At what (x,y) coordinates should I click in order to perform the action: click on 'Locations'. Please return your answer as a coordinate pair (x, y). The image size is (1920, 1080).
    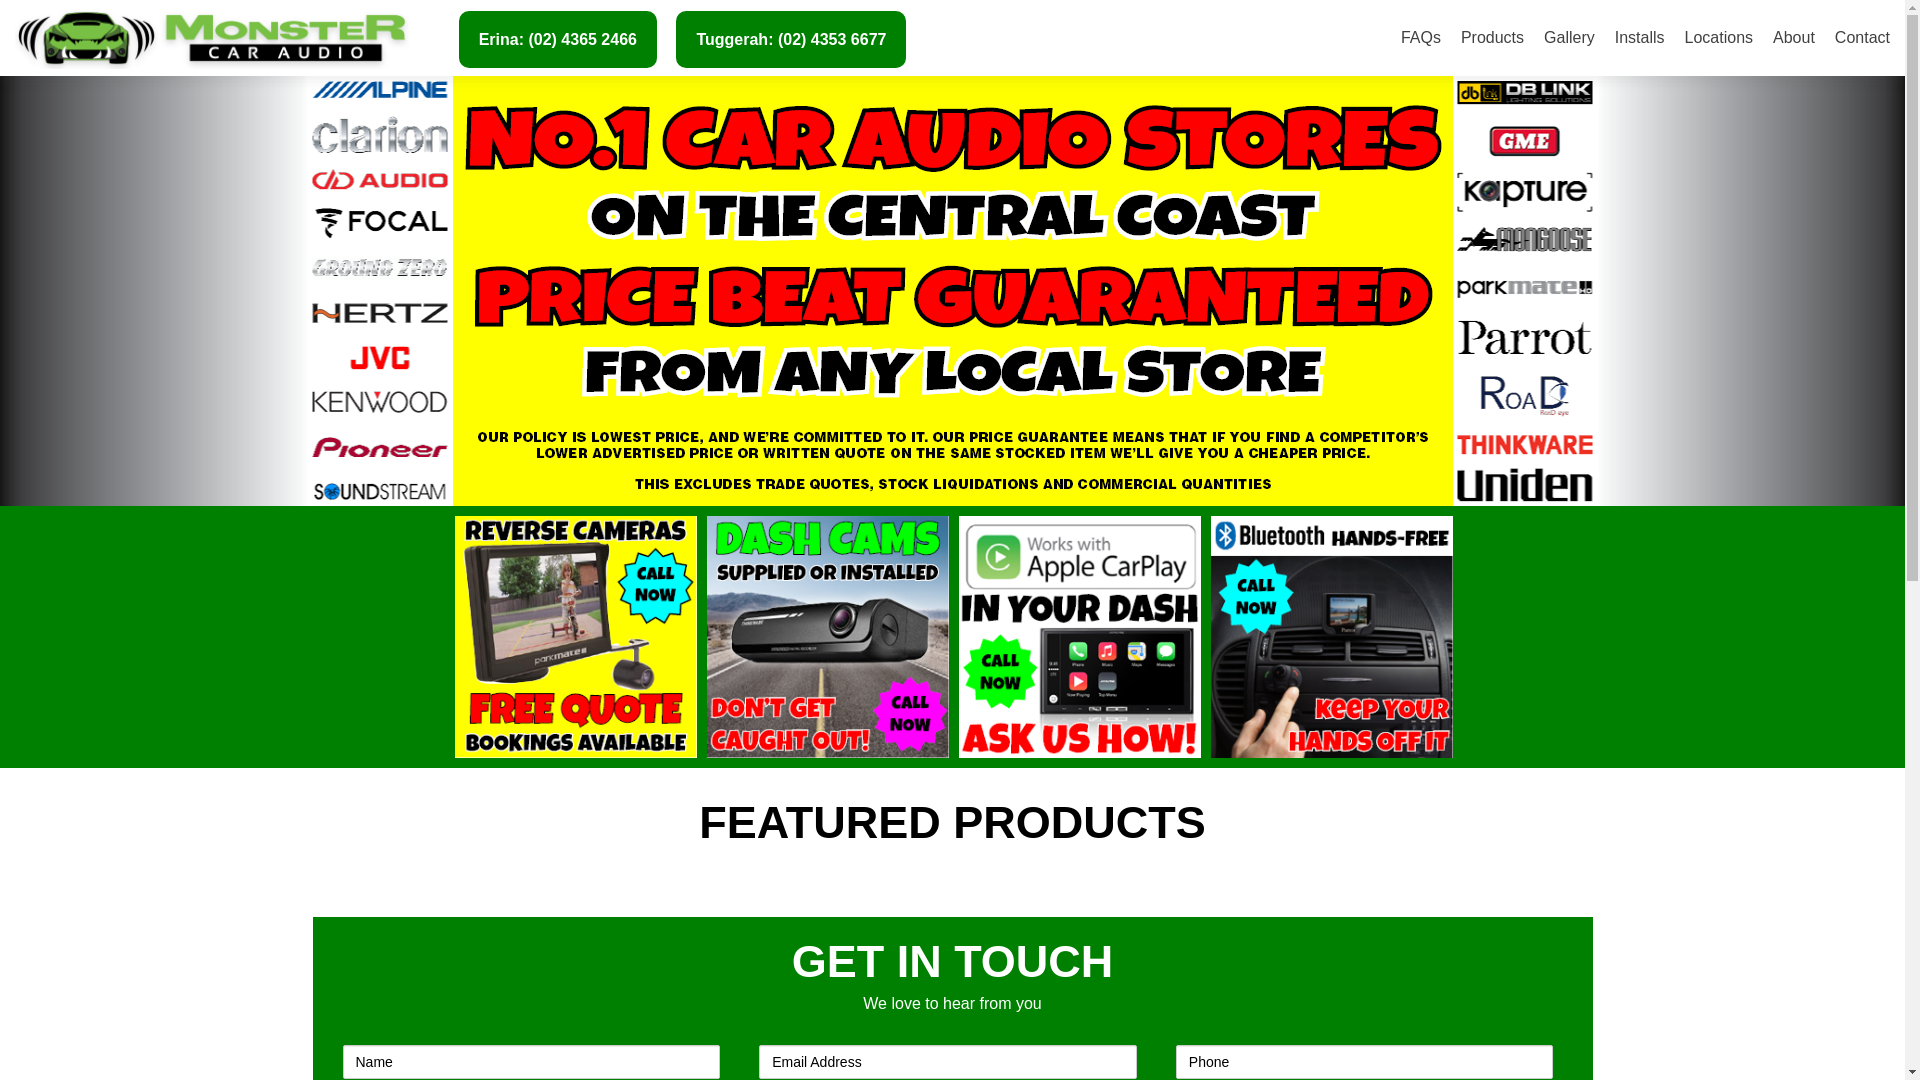
    Looking at the image, I should click on (1718, 37).